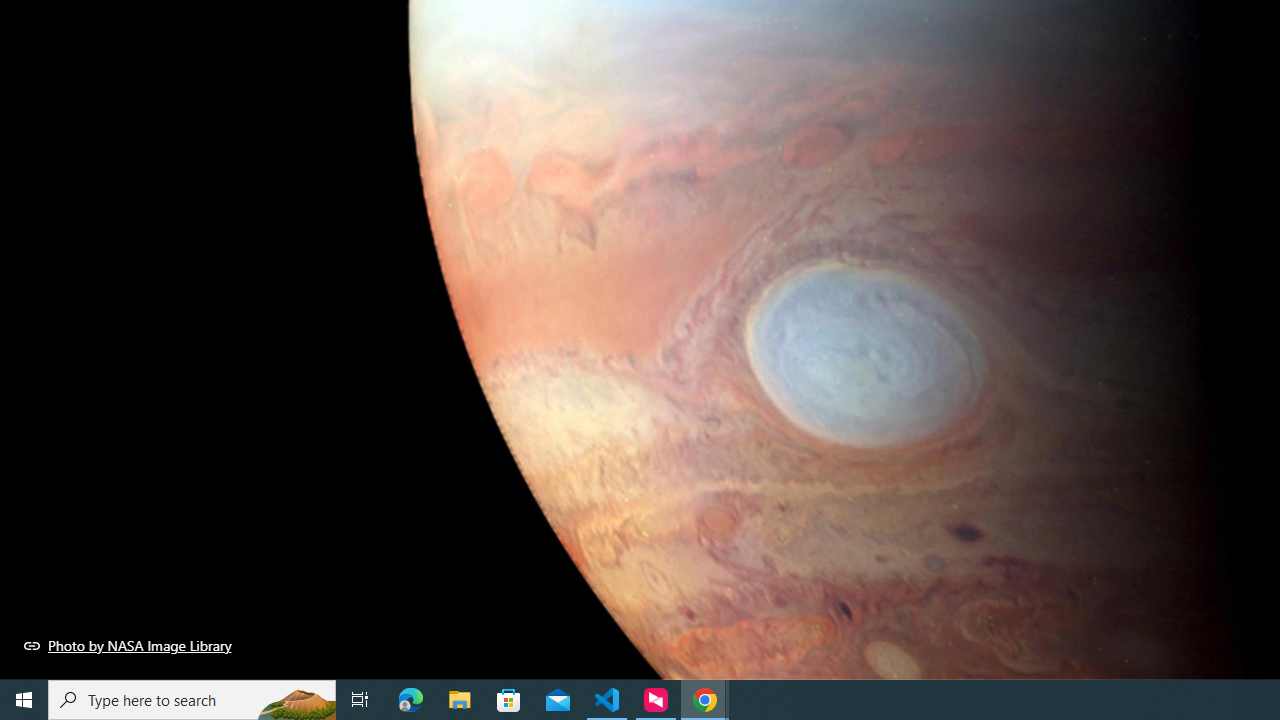  I want to click on 'Photo by NASA Image Library', so click(127, 645).